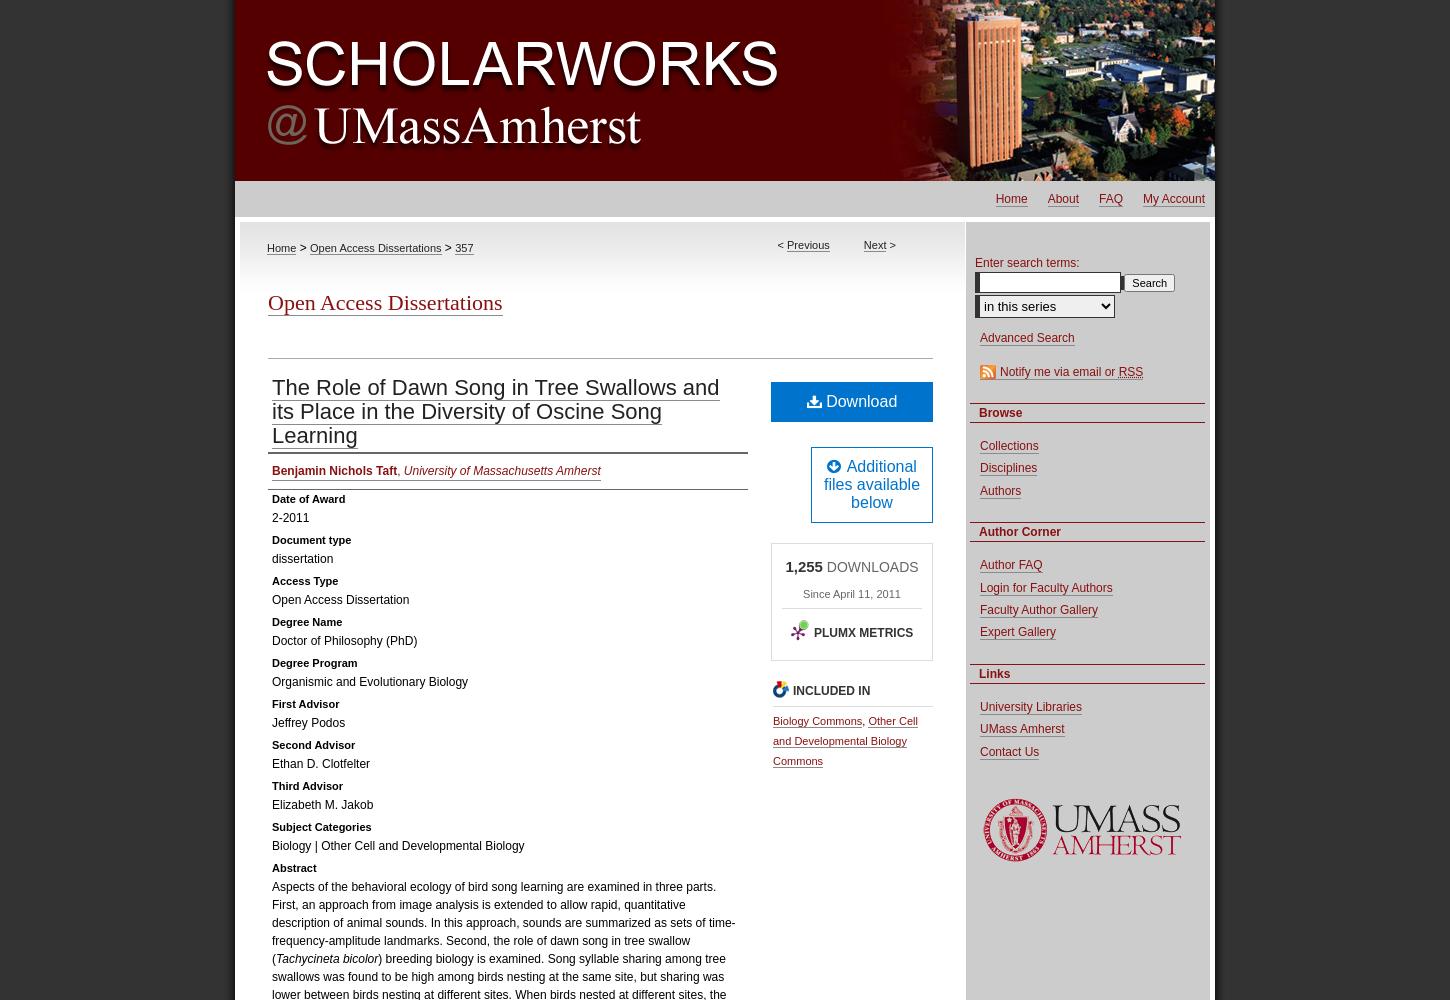 This screenshot has width=1450, height=1000. I want to click on 'Access Type', so click(304, 580).